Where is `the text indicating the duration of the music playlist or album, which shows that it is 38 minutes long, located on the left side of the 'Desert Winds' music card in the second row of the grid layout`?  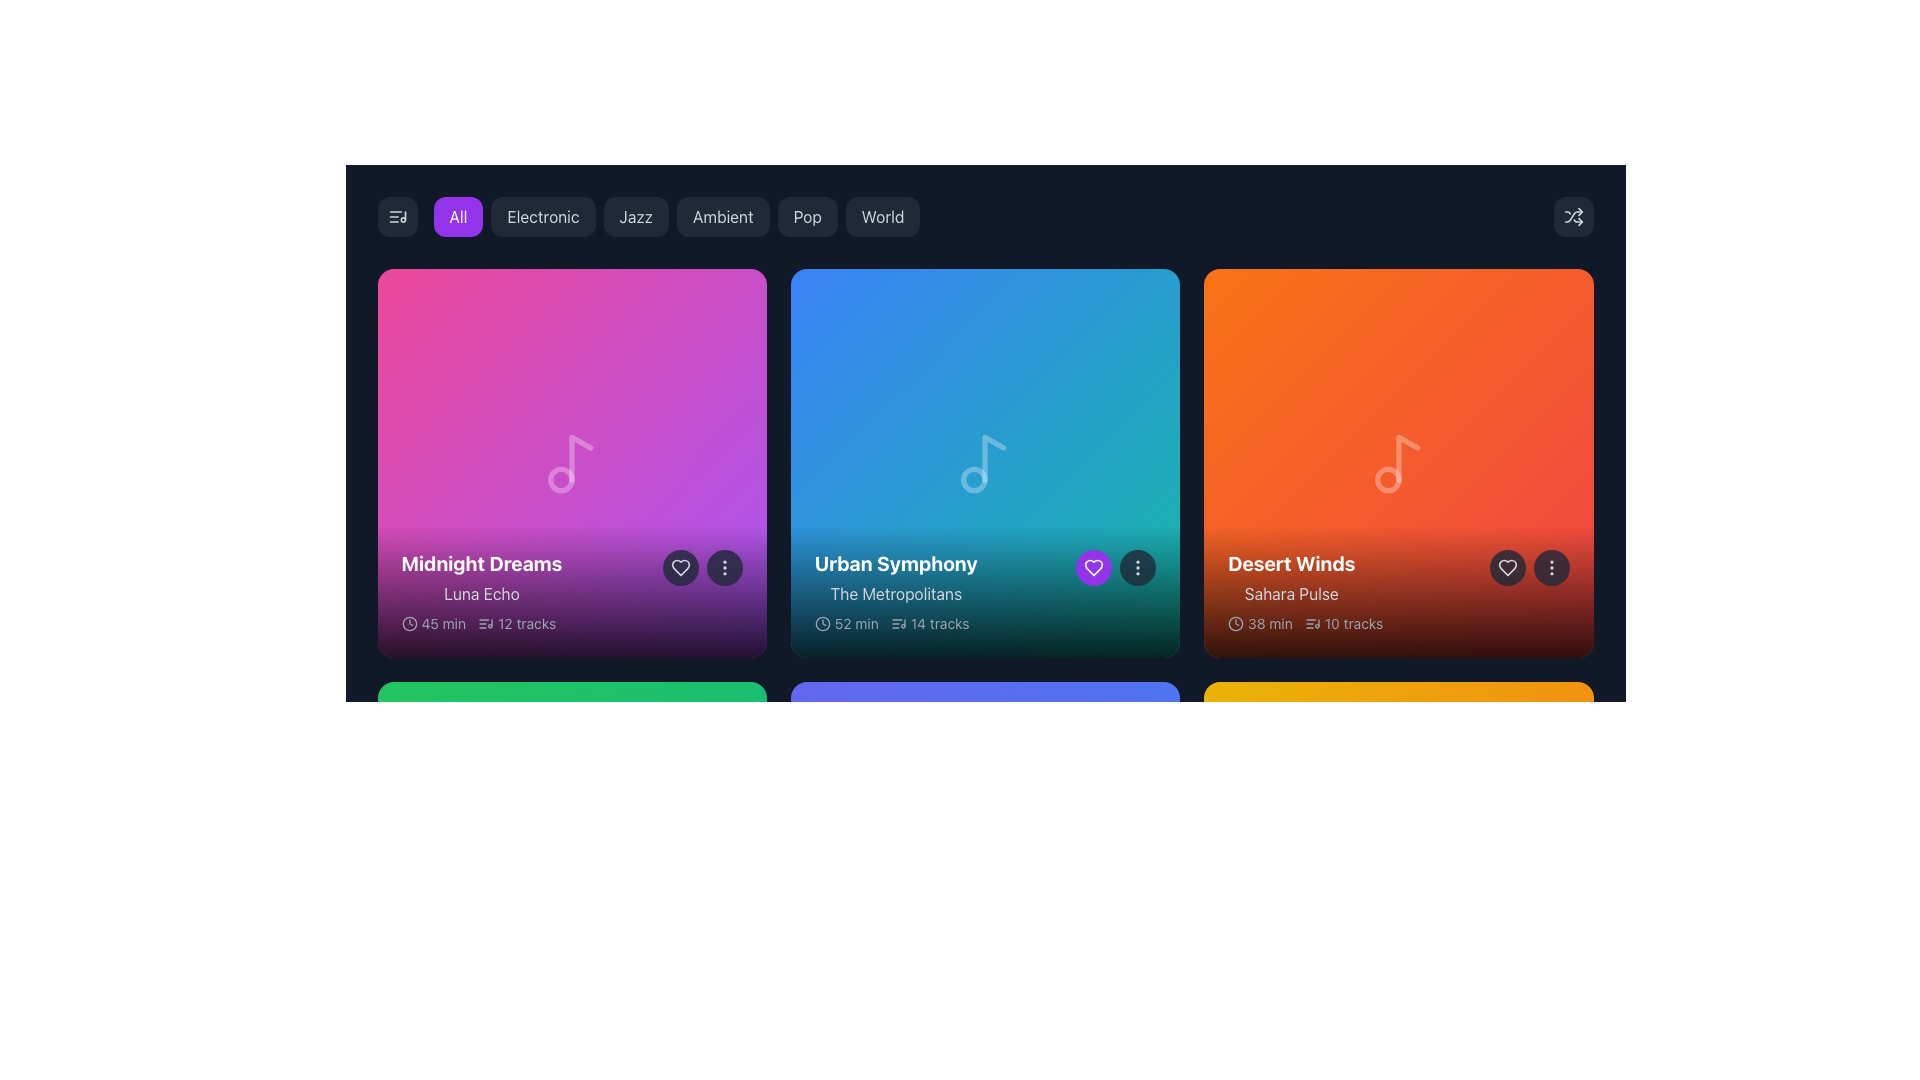
the text indicating the duration of the music playlist or album, which shows that it is 38 minutes long, located on the left side of the 'Desert Winds' music card in the second row of the grid layout is located at coordinates (1259, 623).